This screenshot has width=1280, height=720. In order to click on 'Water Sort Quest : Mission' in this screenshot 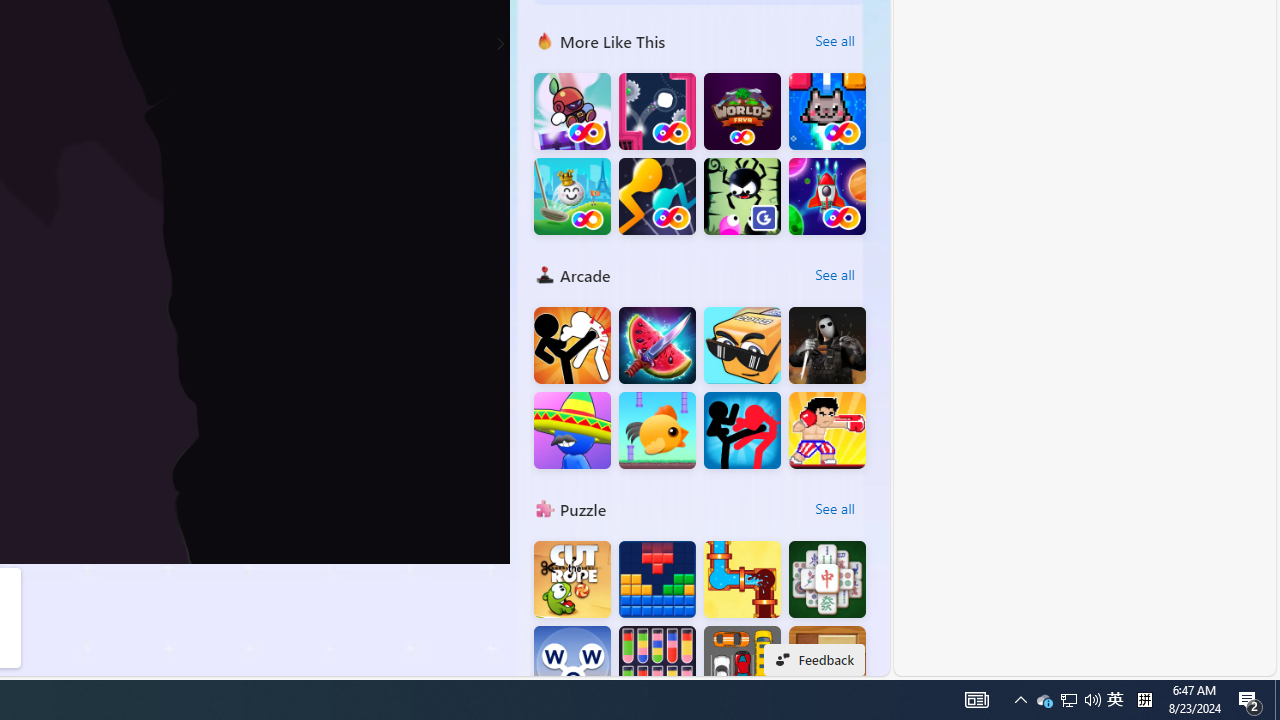, I will do `click(657, 664)`.